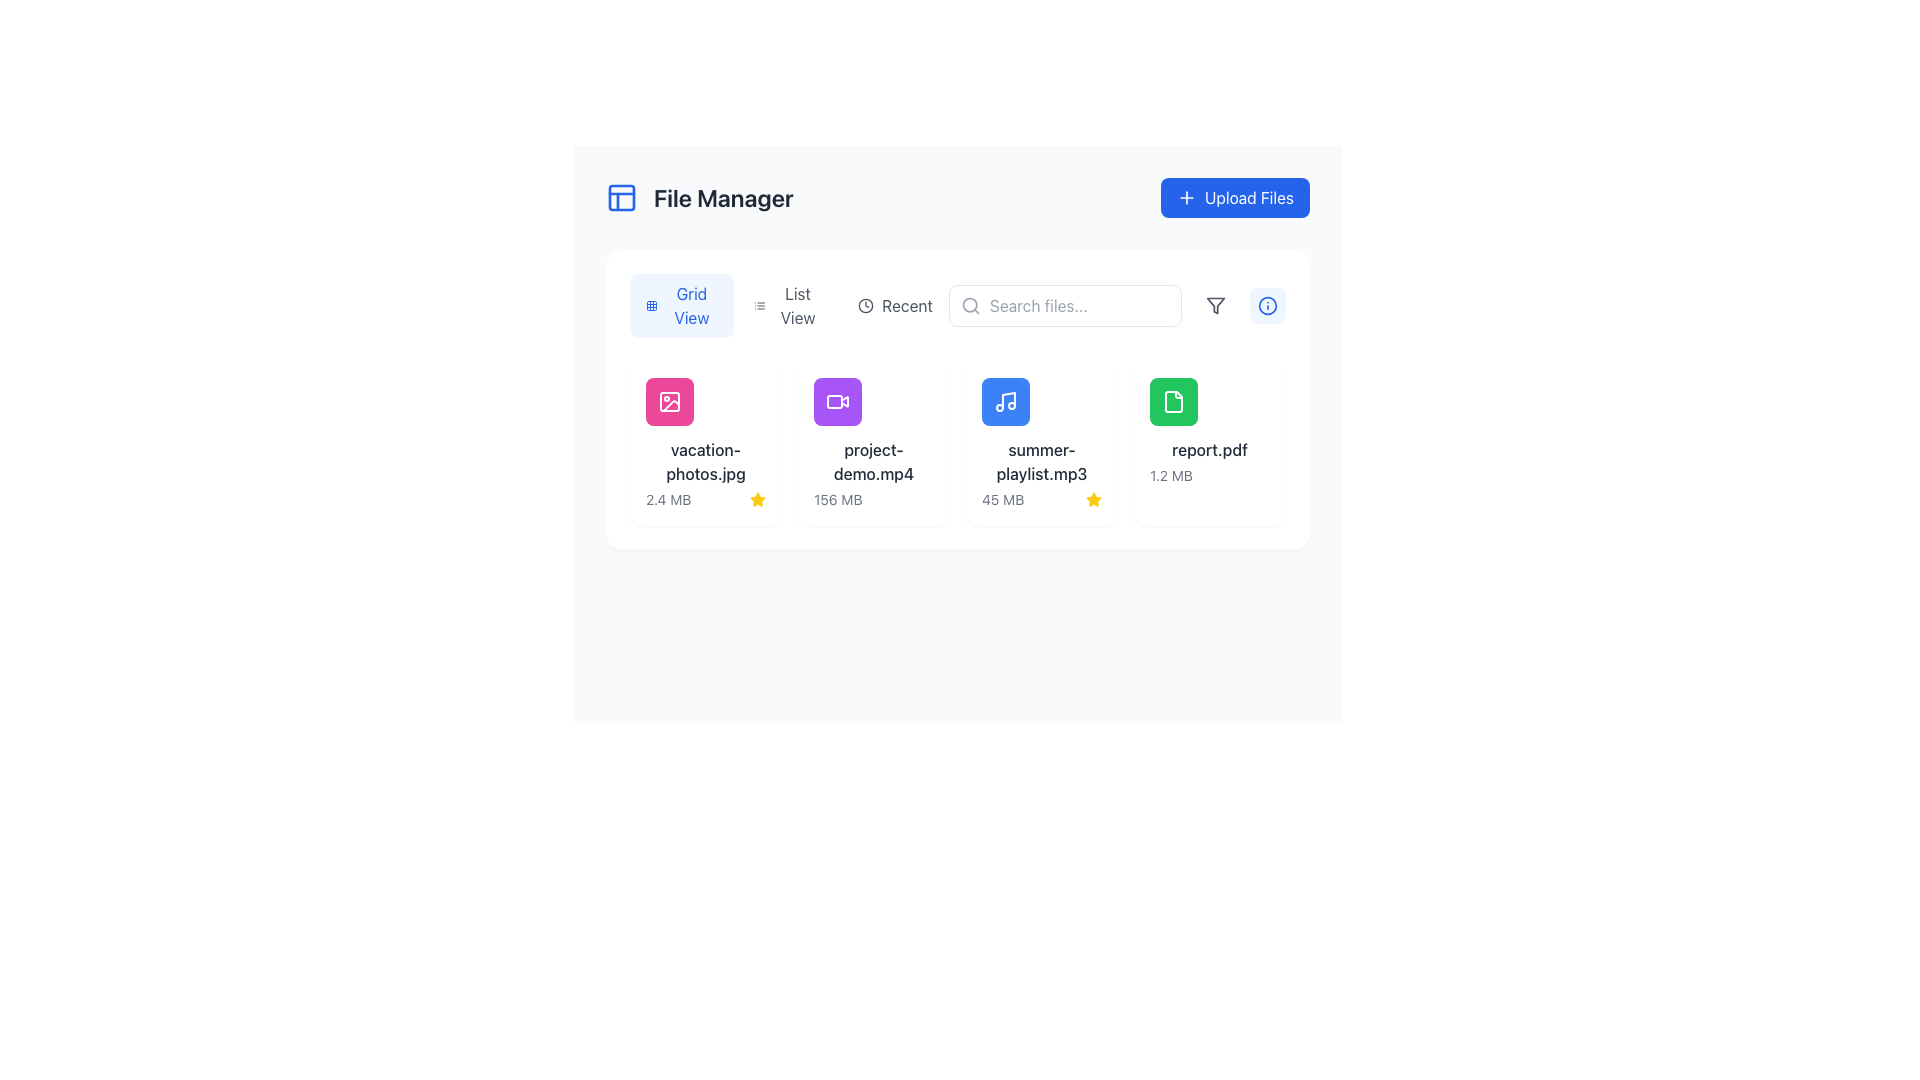 This screenshot has height=1080, width=1920. What do you see at coordinates (758, 305) in the screenshot?
I see `the 'List View' button icon to switch the file manager layout to a list view` at bounding box center [758, 305].